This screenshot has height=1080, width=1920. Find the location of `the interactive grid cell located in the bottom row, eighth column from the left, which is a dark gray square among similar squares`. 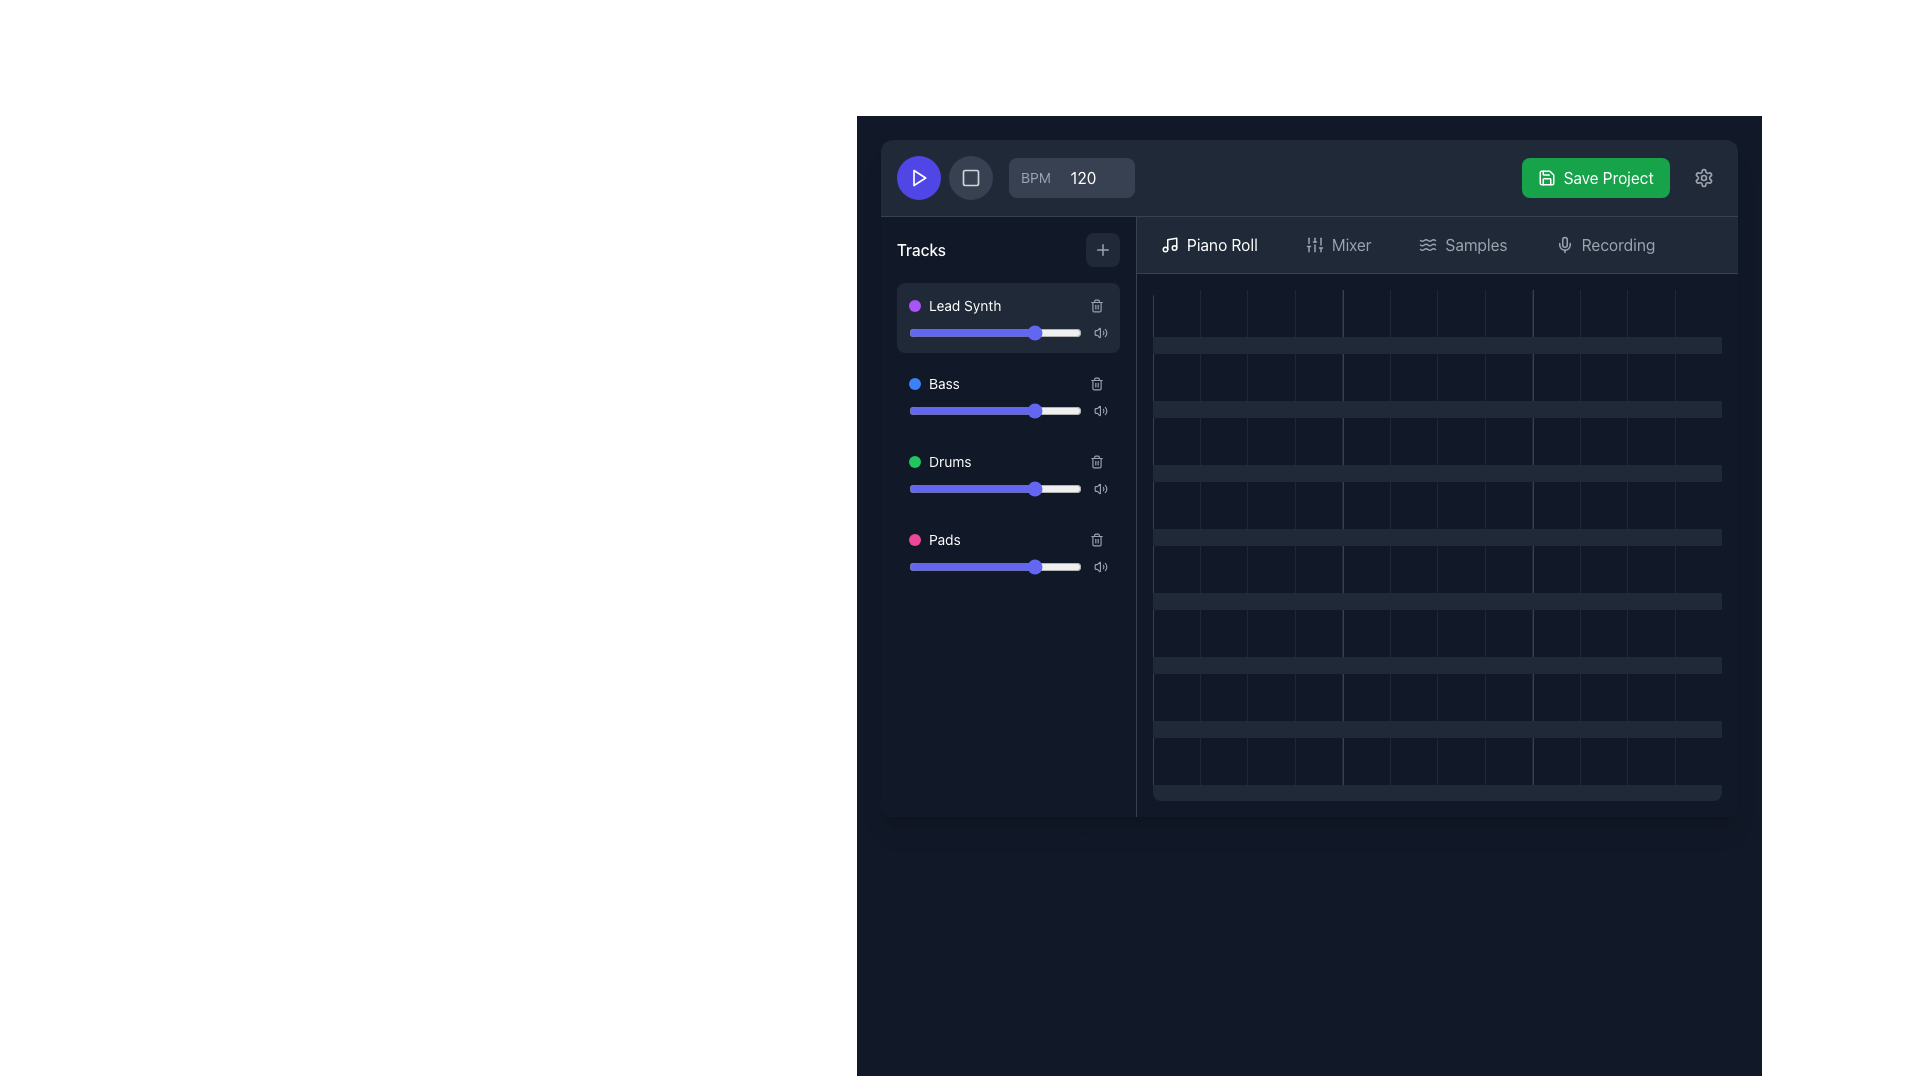

the interactive grid cell located in the bottom row, eighth column from the left, which is a dark gray square among similar squares is located at coordinates (1508, 761).